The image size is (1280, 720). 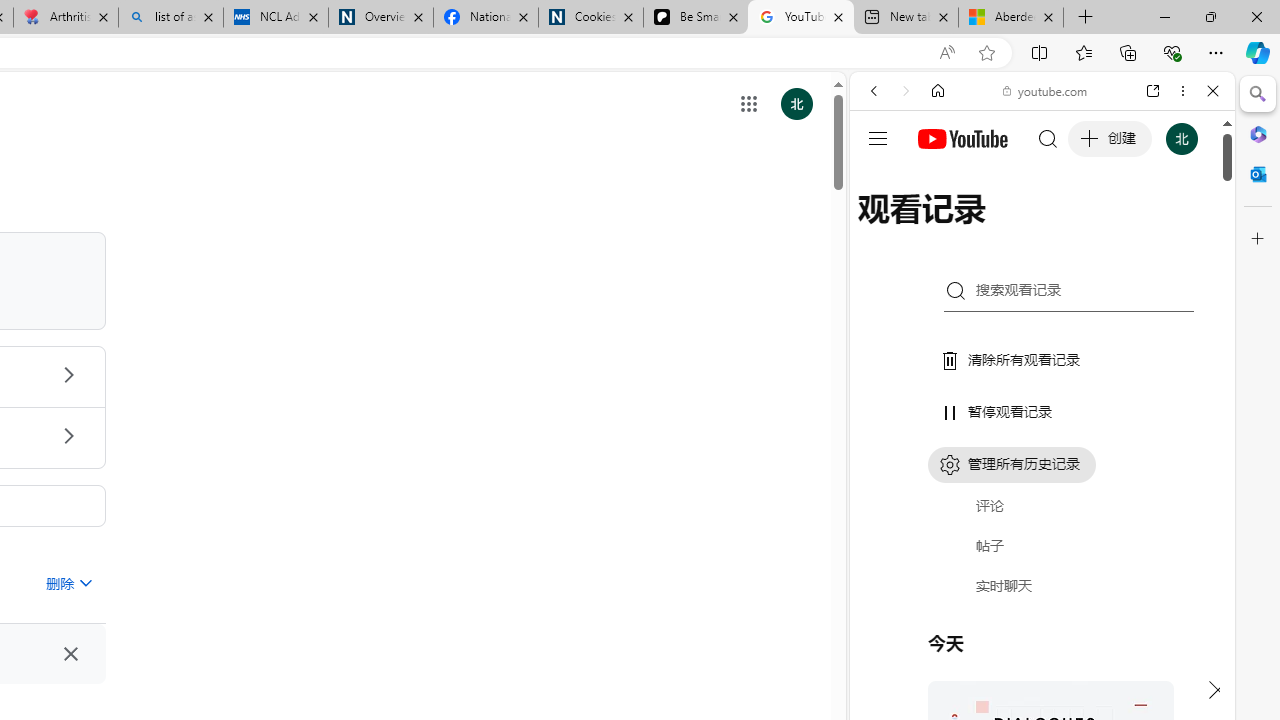 What do you see at coordinates (274, 17) in the screenshot?
I see `'NCL Adult Asthma Inhaler Choice Guideline'` at bounding box center [274, 17].